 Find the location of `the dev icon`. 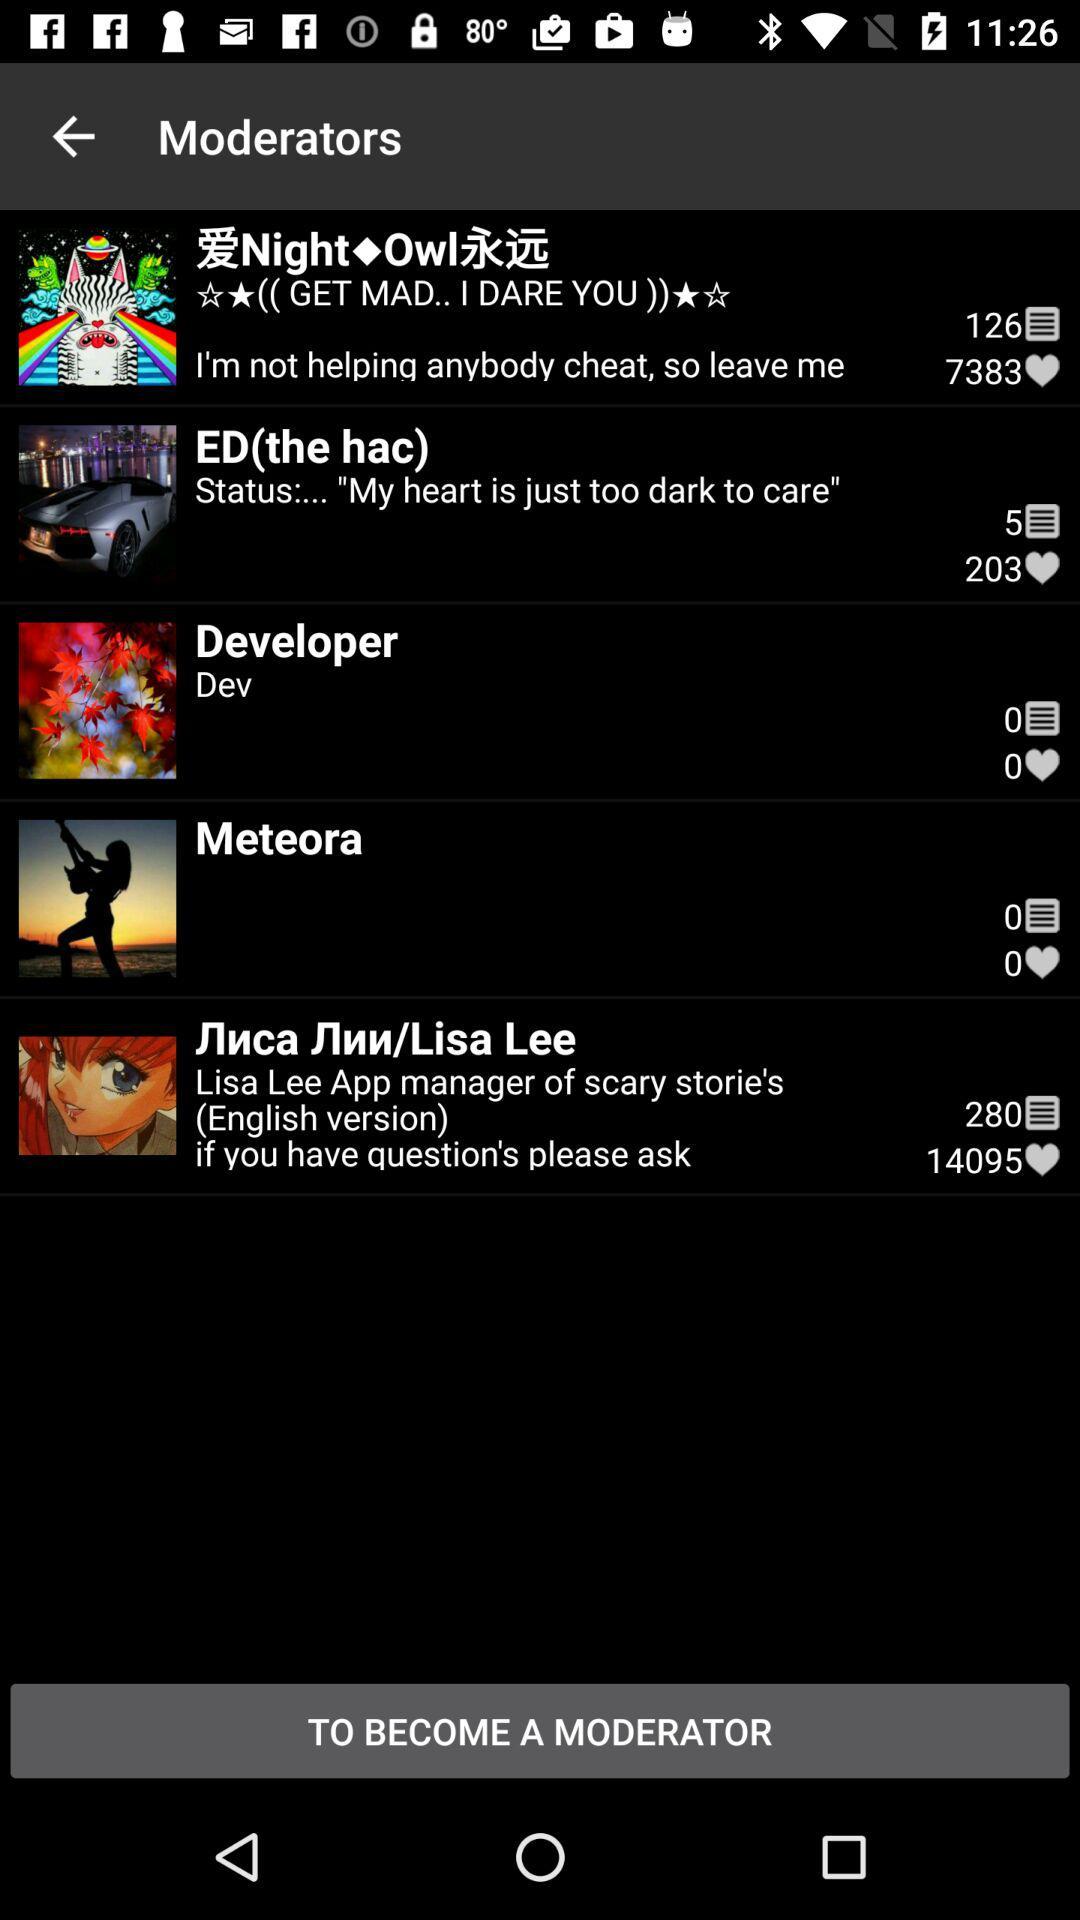

the dev icon is located at coordinates (580, 719).